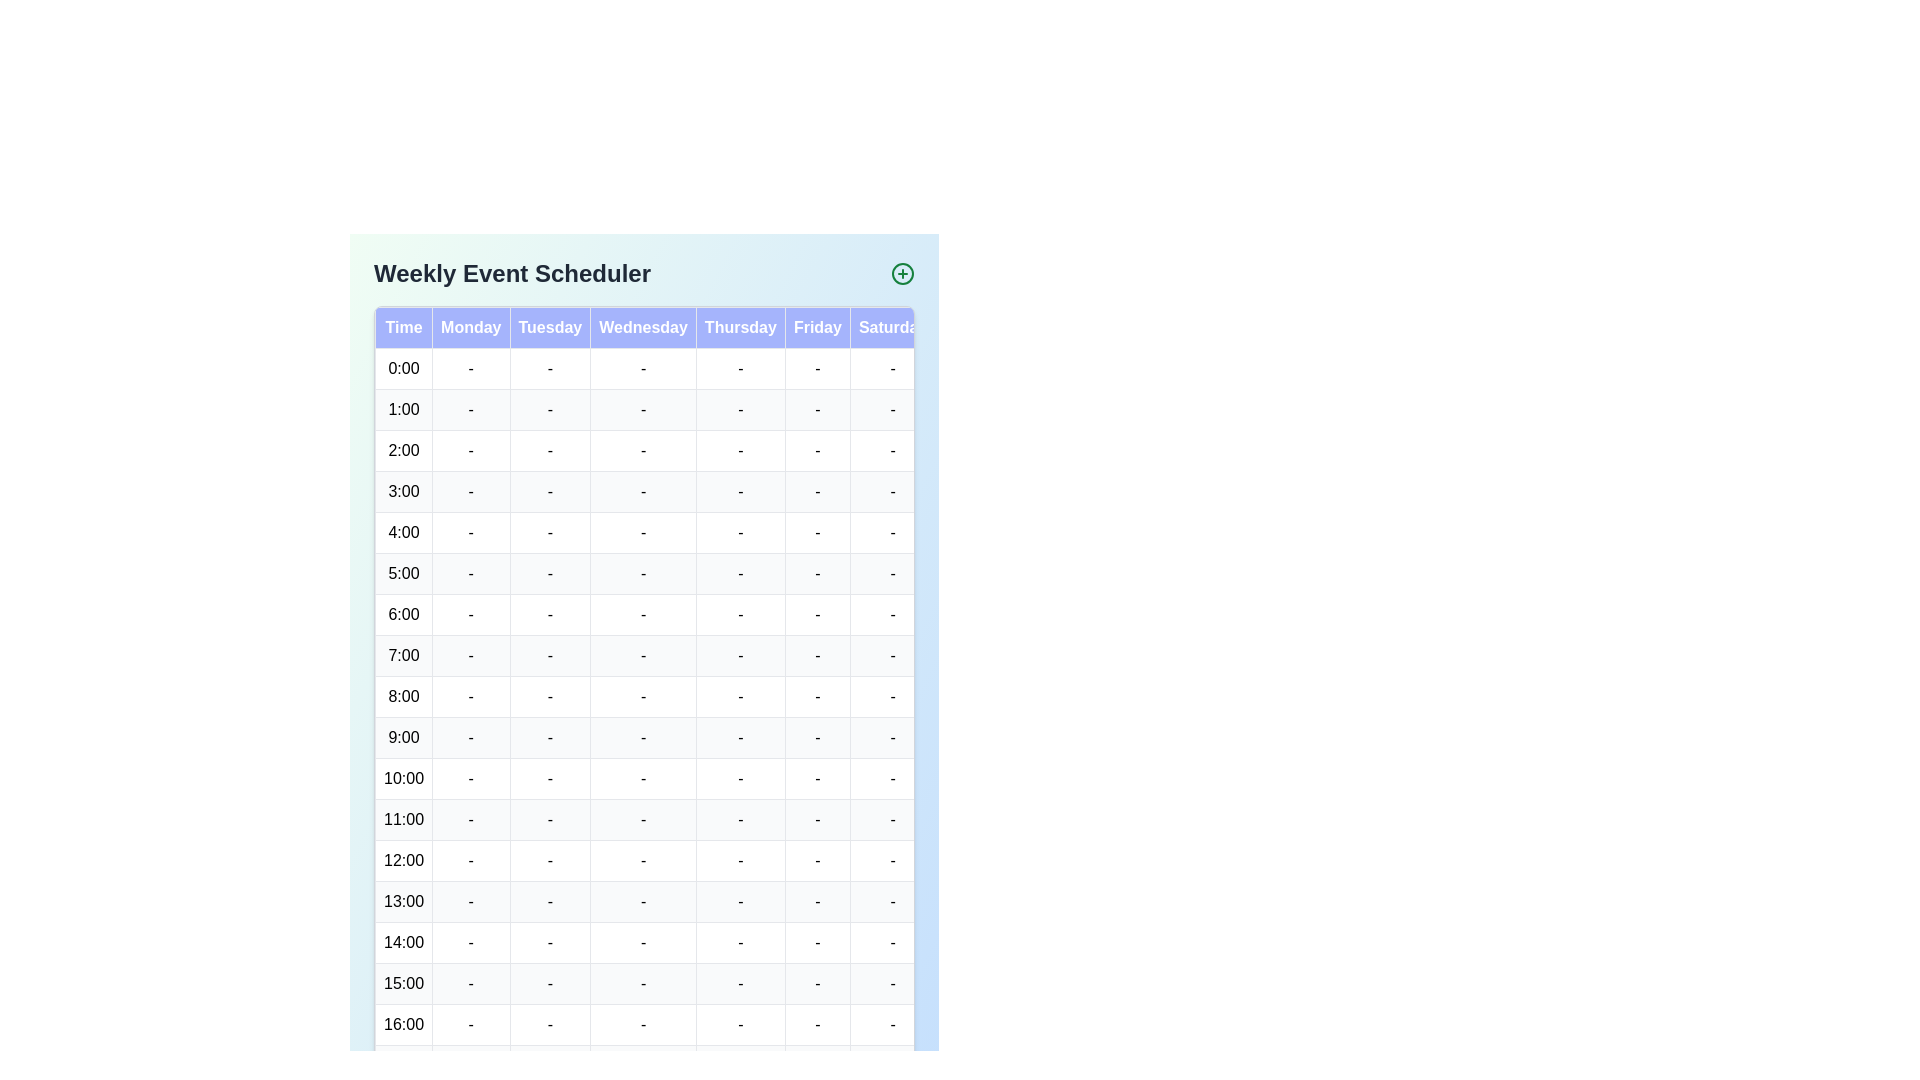 The image size is (1920, 1080). Describe the element at coordinates (901, 273) in the screenshot. I see `the 'Add Event' button to observe its hover state` at that location.